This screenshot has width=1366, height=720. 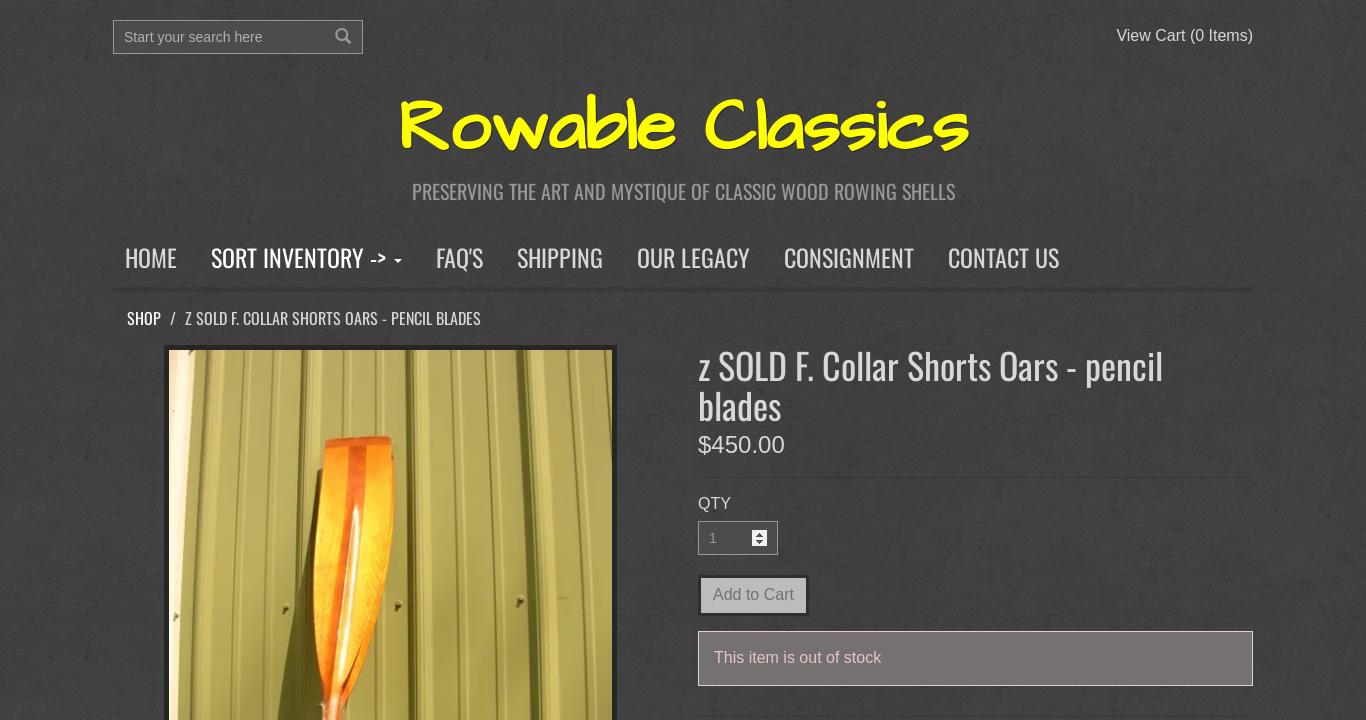 I want to click on 'FAQ's', so click(x=459, y=255).